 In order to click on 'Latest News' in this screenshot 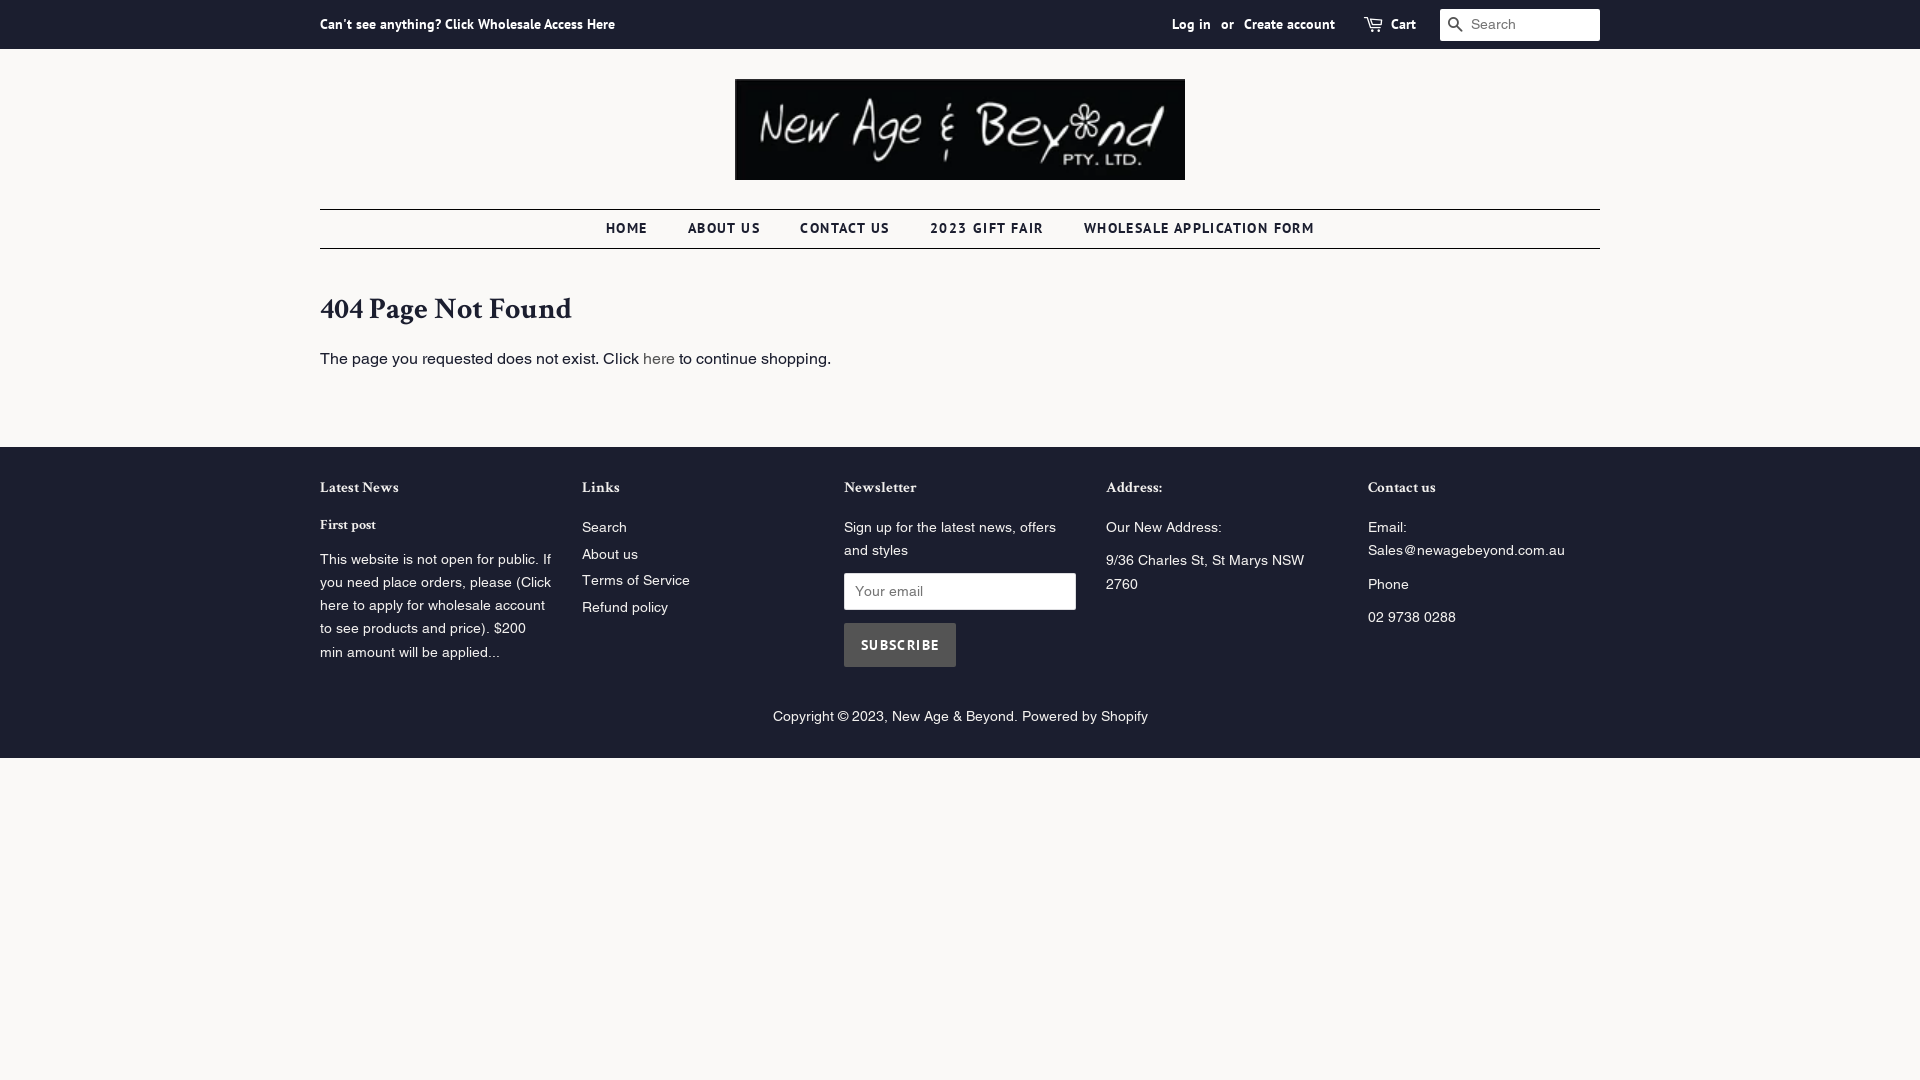, I will do `click(359, 488)`.